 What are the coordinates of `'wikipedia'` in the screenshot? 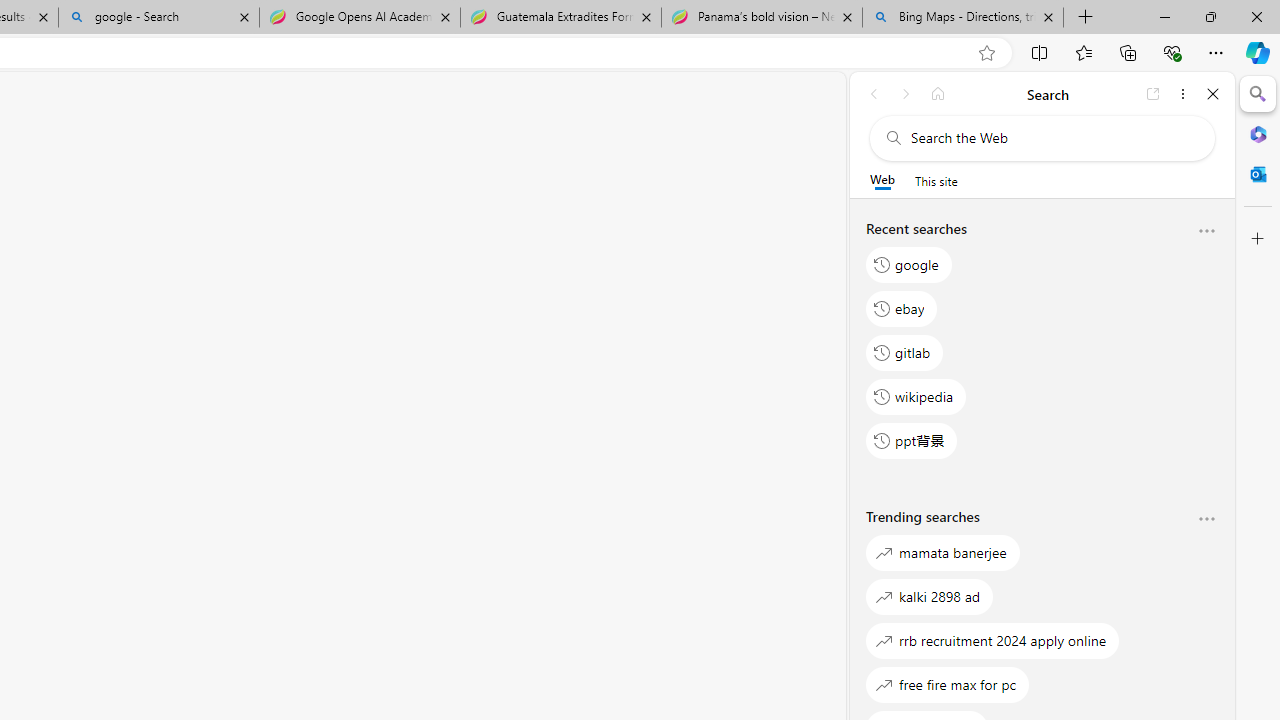 It's located at (915, 396).